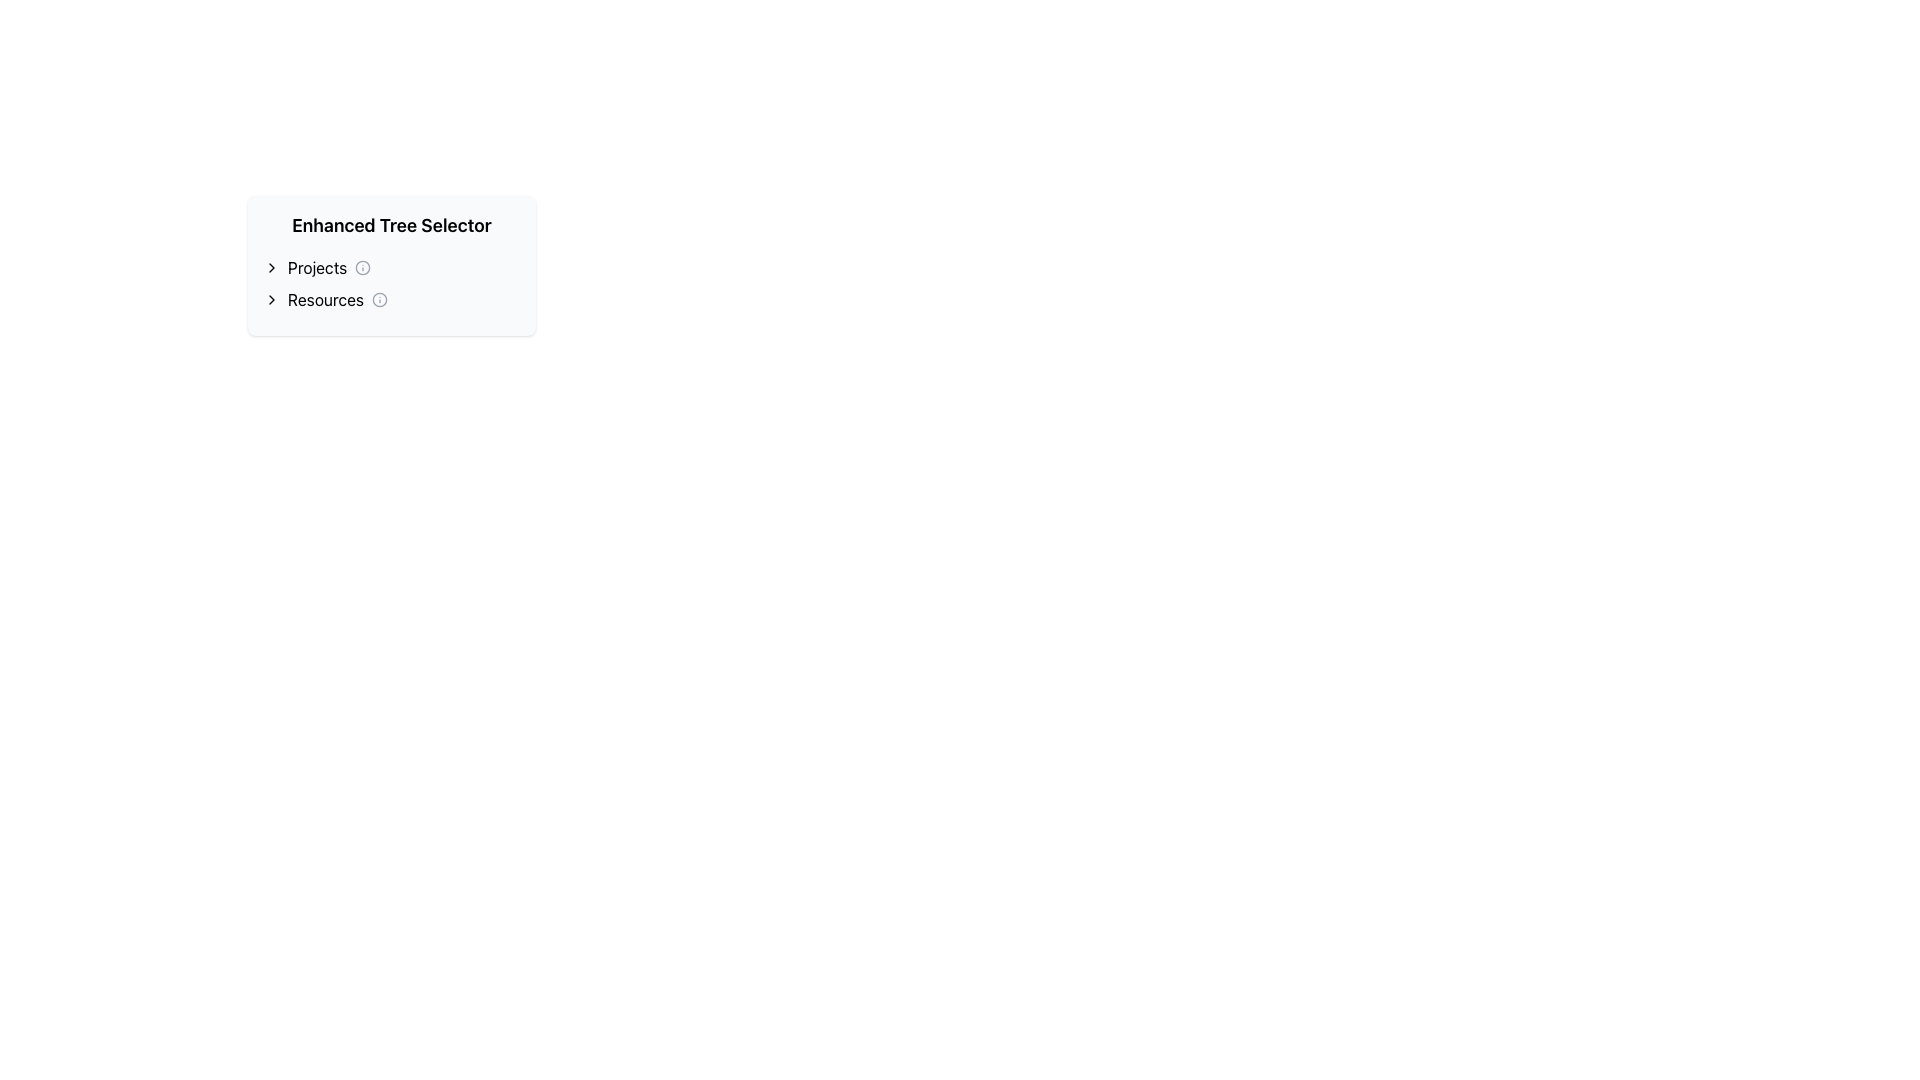  Describe the element at coordinates (271, 300) in the screenshot. I see `the expand/collapse icon located to the left of the 'Resources' text label` at that location.